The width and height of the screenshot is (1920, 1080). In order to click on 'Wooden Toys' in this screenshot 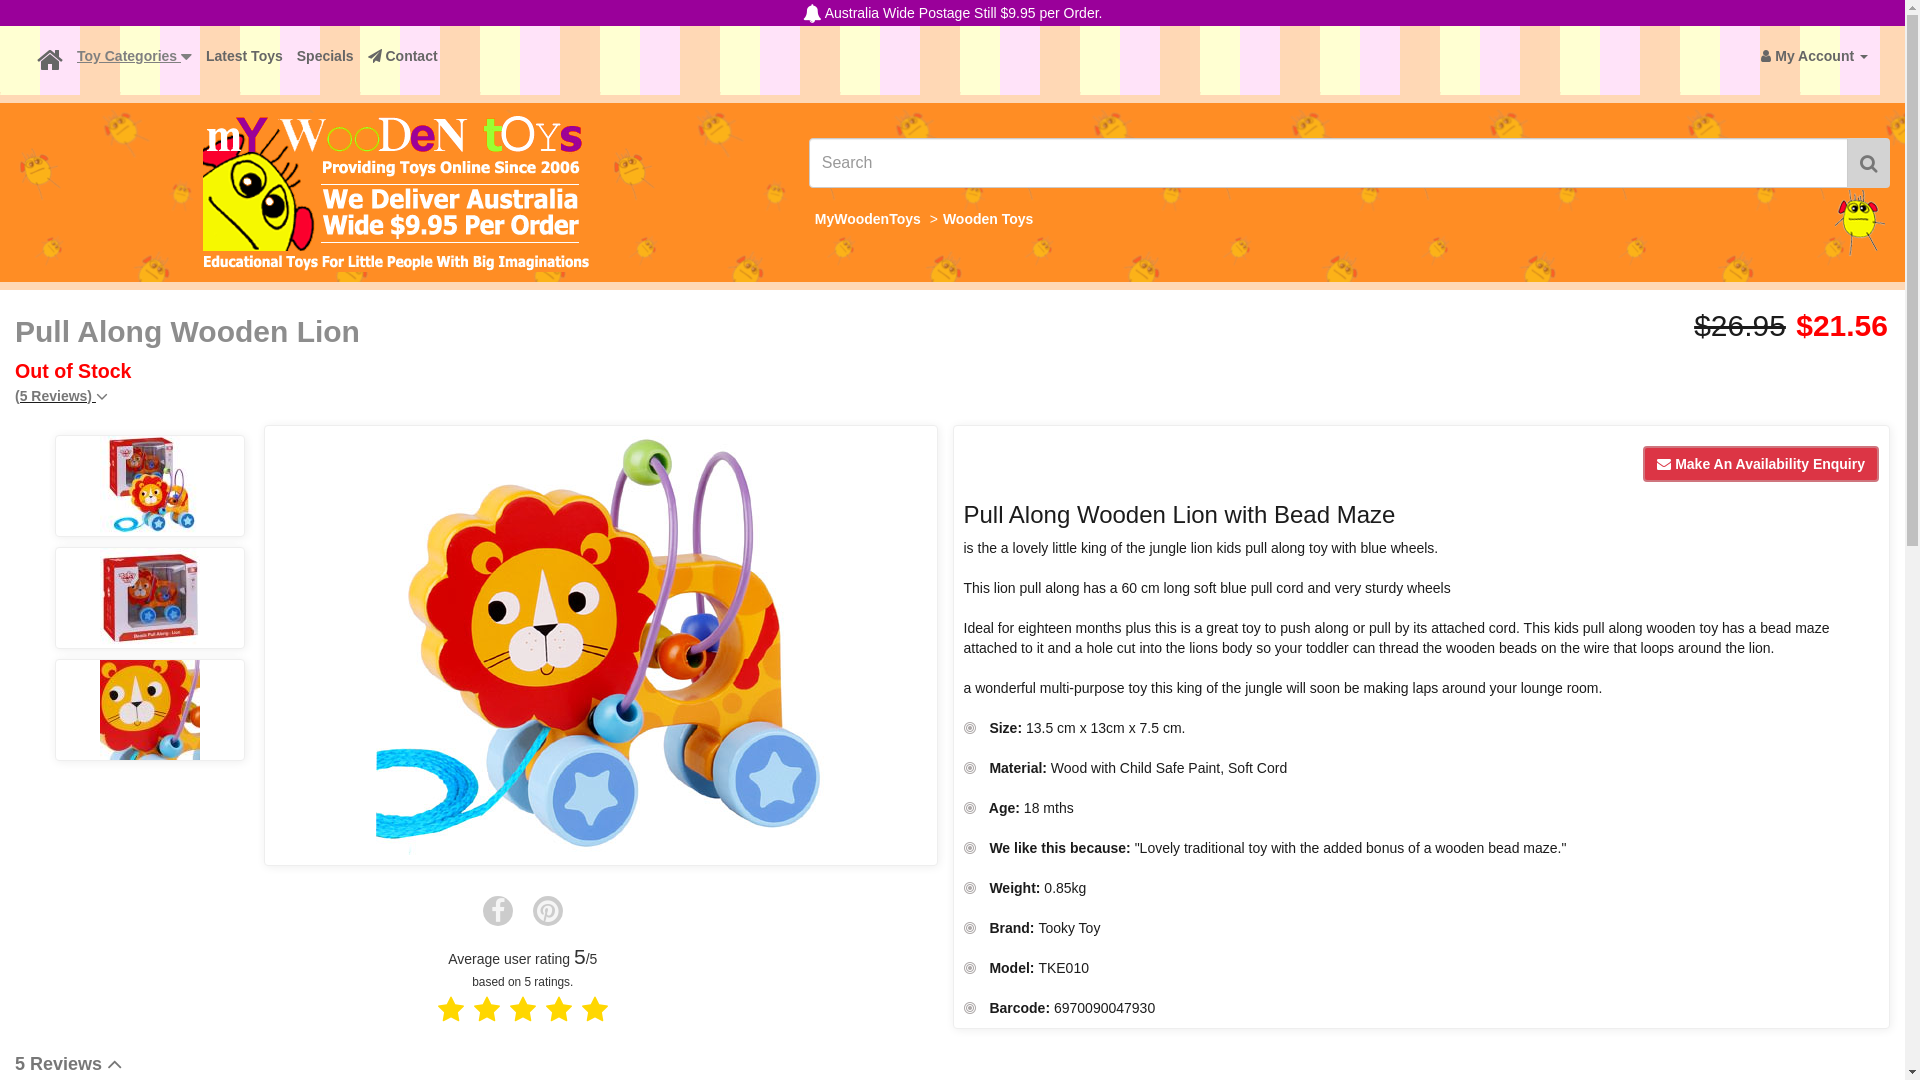, I will do `click(988, 219)`.